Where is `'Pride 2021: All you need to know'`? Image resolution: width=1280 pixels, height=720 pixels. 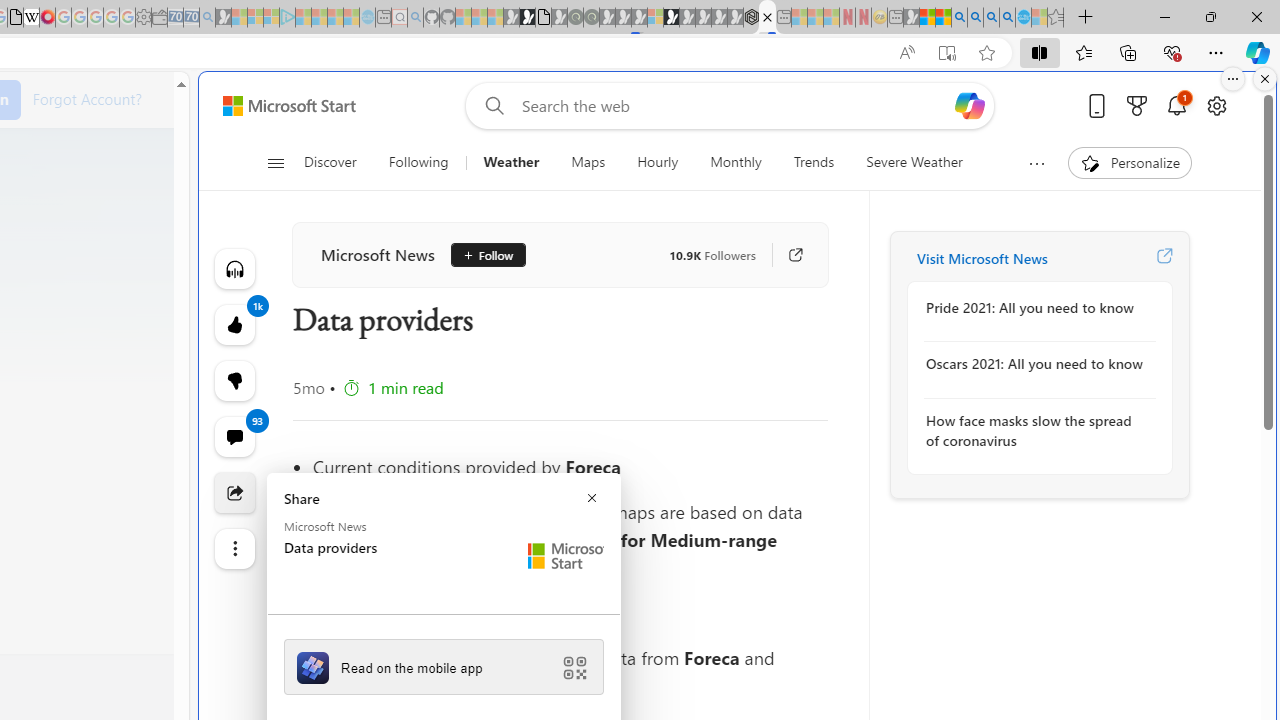 'Pride 2021: All you need to know' is located at coordinates (1034, 308).